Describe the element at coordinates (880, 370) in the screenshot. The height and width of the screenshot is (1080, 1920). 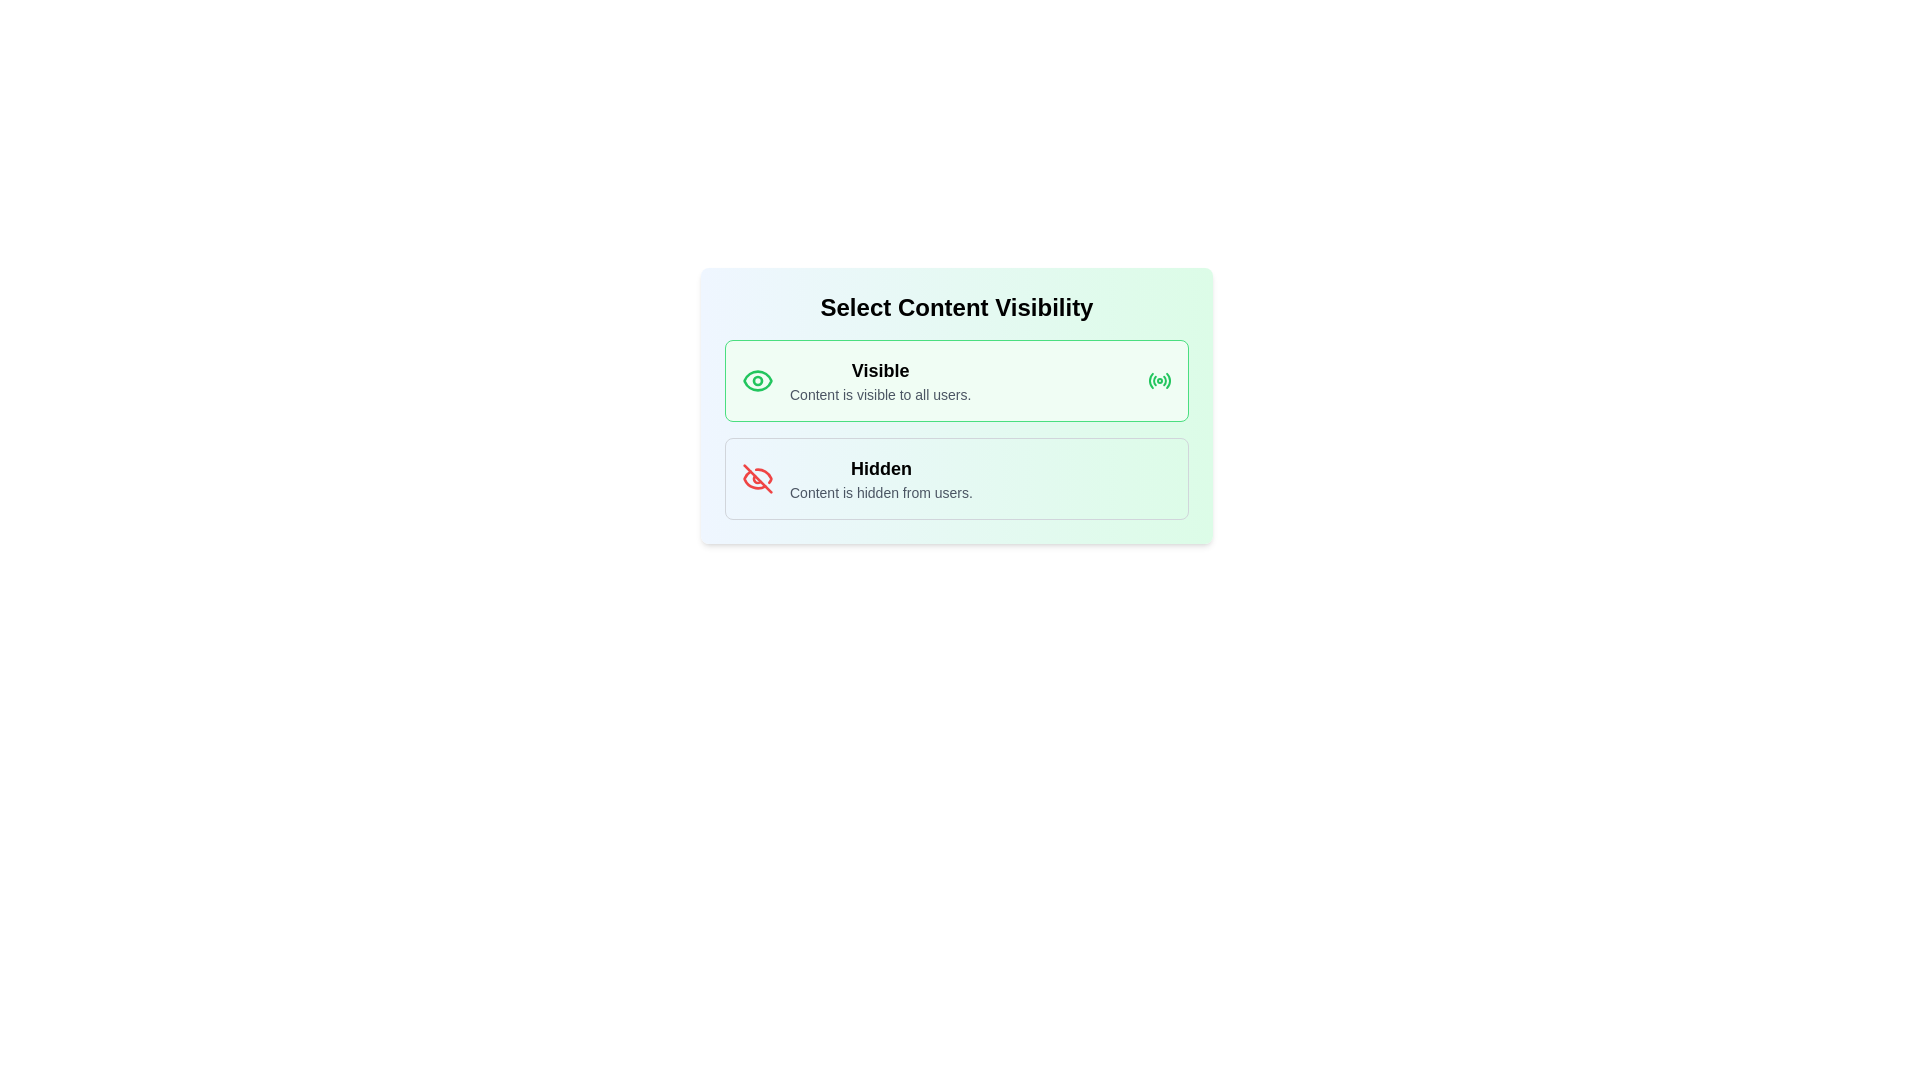
I see `the 'Visible' text label in the 'Select Content Visibility' section, which indicates the option for content visibility selection` at that location.